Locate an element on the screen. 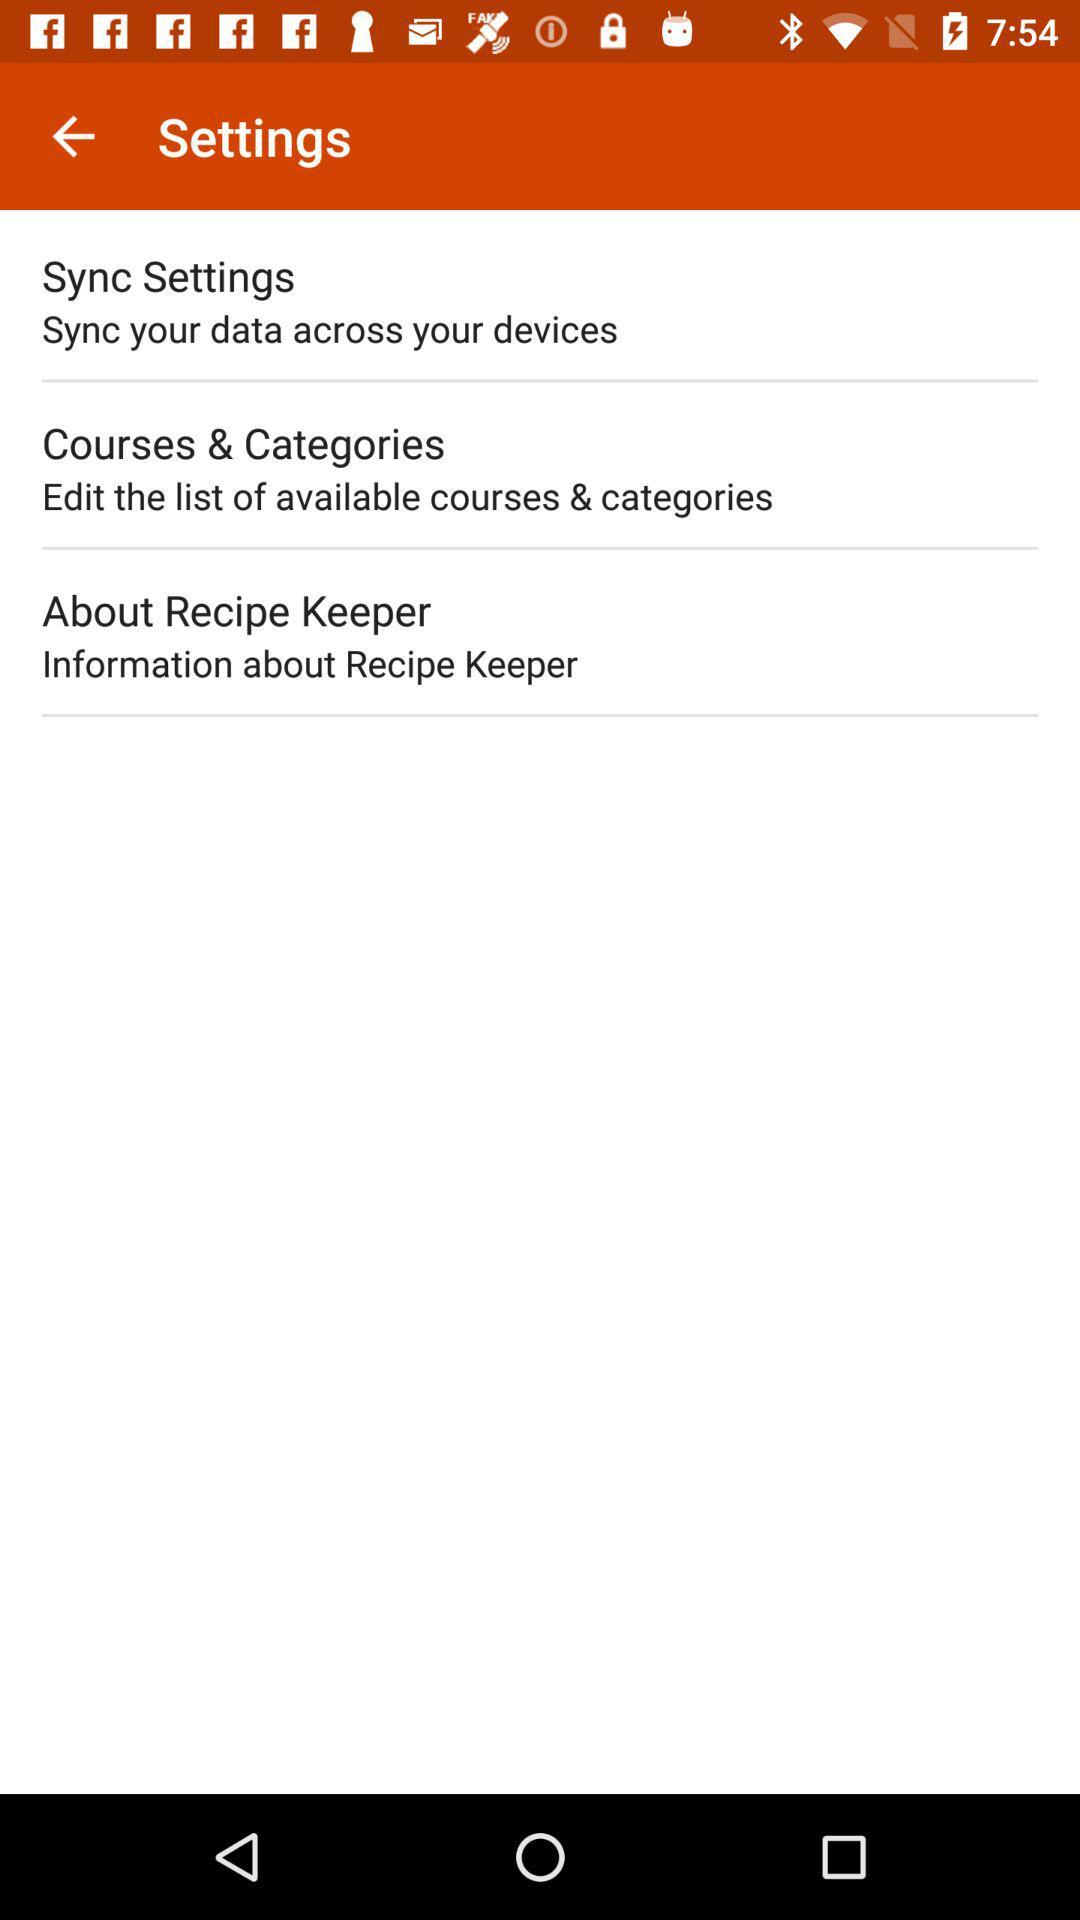 The image size is (1080, 1920). icon next to settings item is located at coordinates (72, 135).